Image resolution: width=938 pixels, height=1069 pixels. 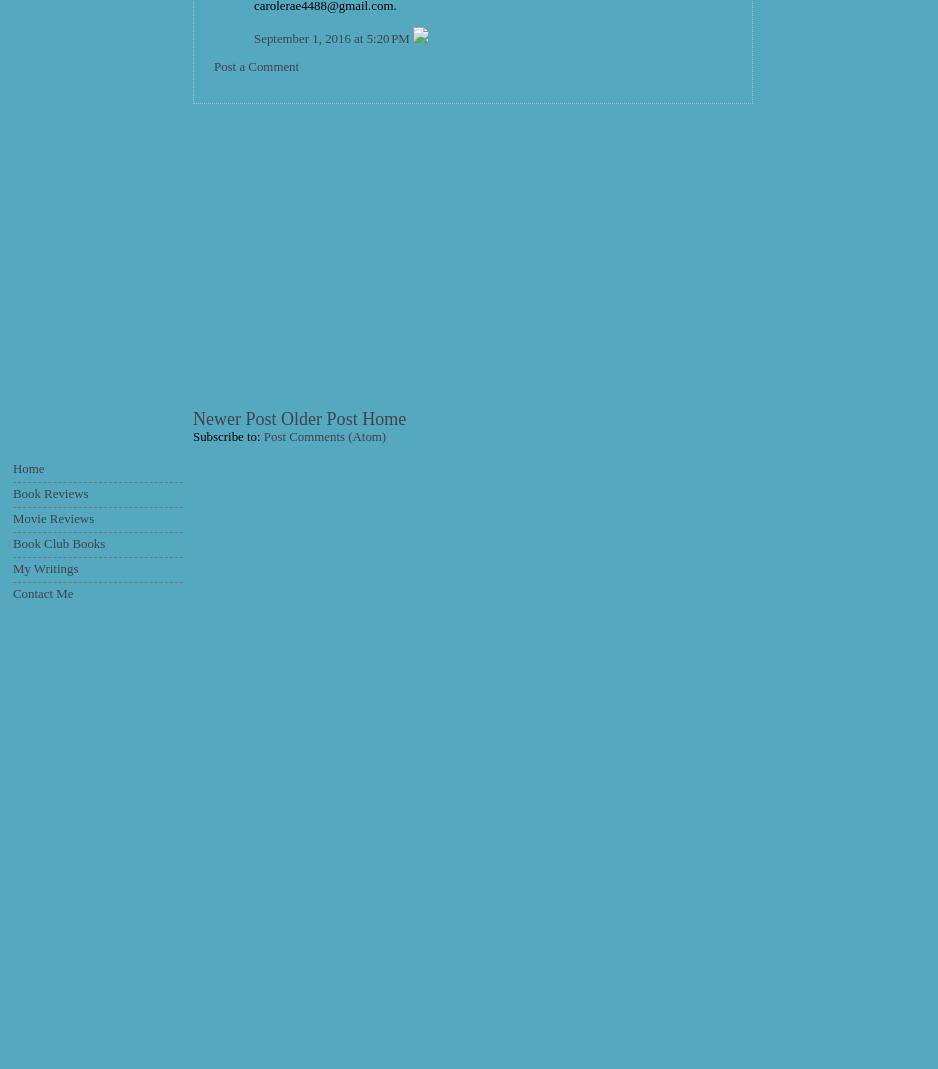 I want to click on 'Newer Post', so click(x=234, y=419).